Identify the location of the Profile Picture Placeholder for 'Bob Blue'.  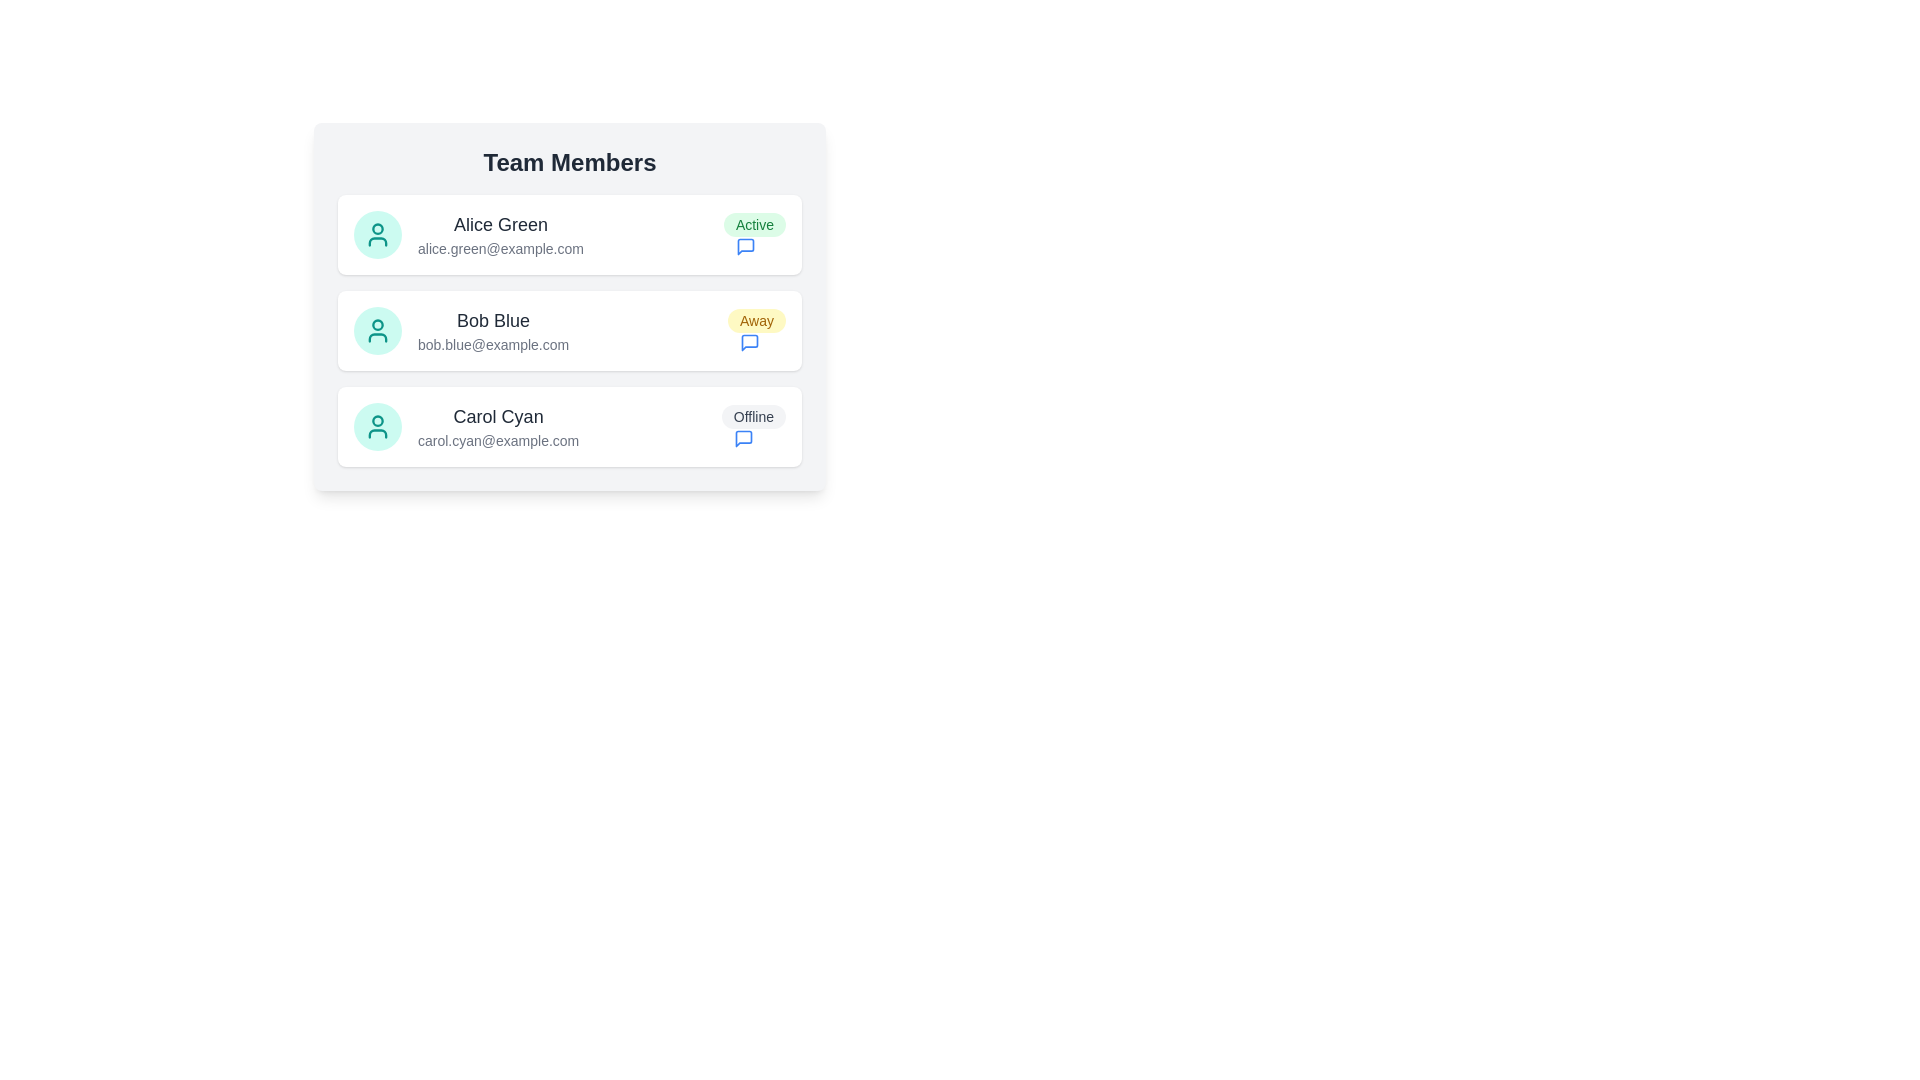
(378, 330).